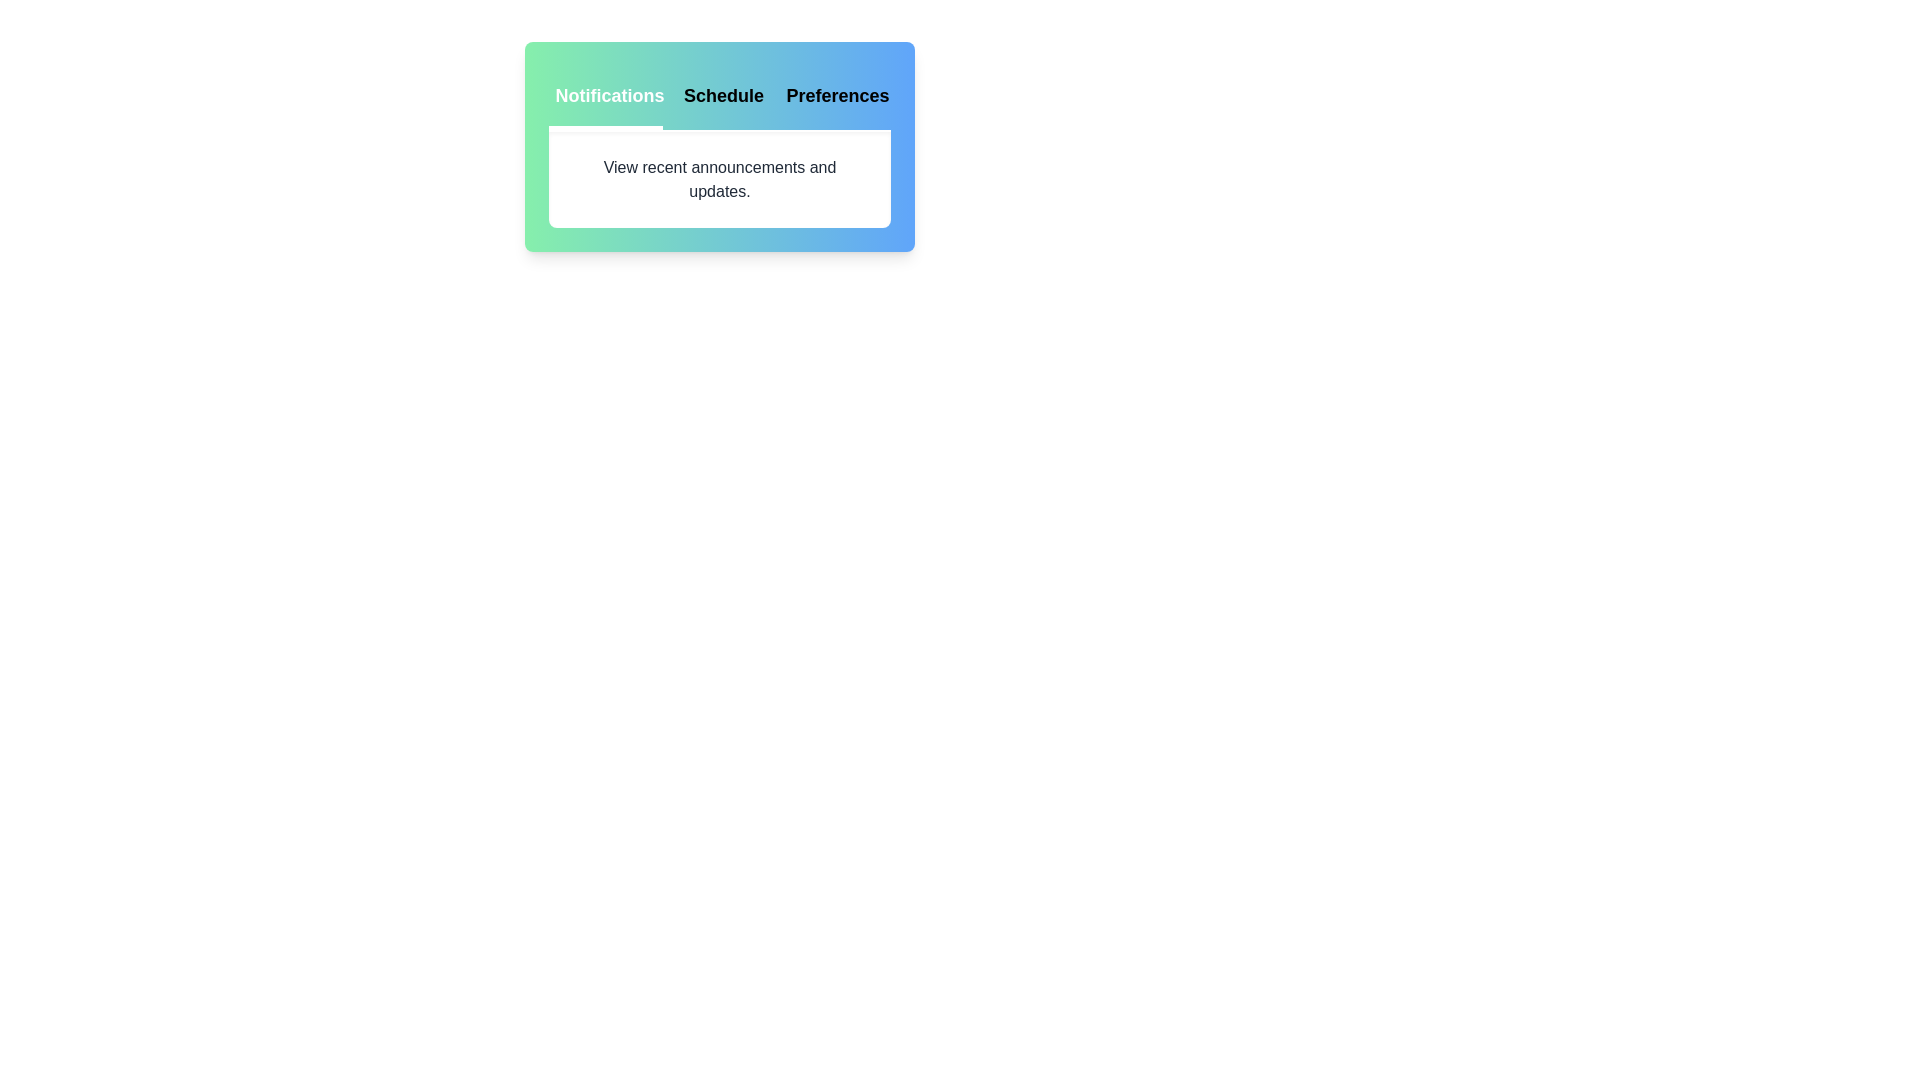 The image size is (1920, 1080). Describe the element at coordinates (604, 97) in the screenshot. I see `the tab labeled Notifications` at that location.